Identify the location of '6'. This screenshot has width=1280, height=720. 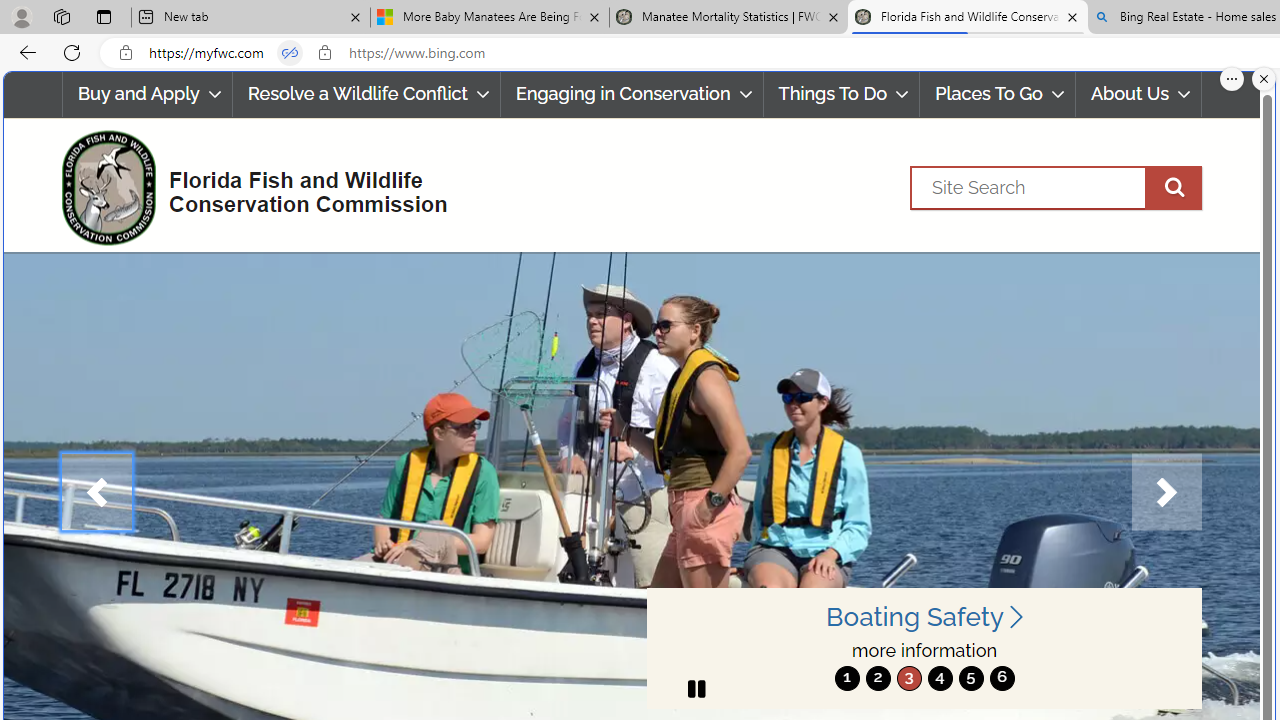
(1002, 677).